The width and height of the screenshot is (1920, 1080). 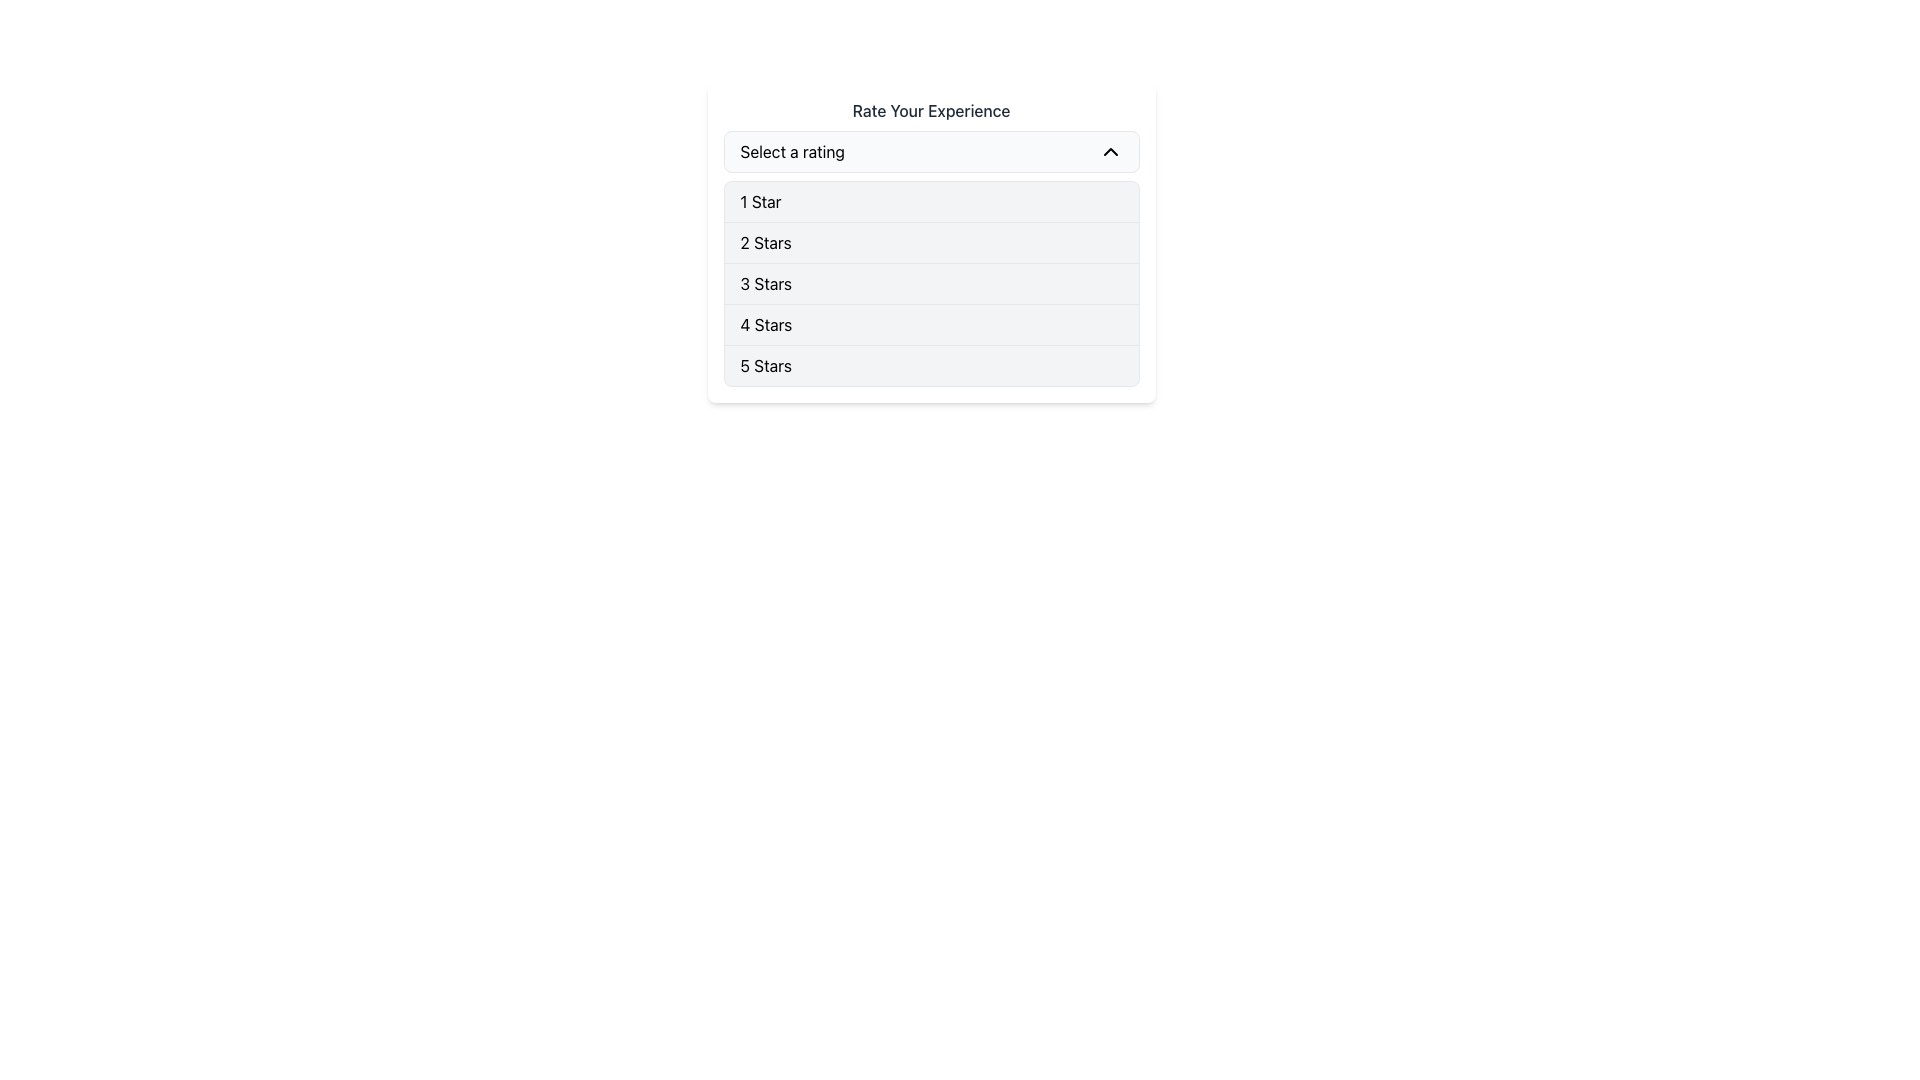 I want to click on the '4 Stars' option in the dropdown list, so click(x=930, y=323).